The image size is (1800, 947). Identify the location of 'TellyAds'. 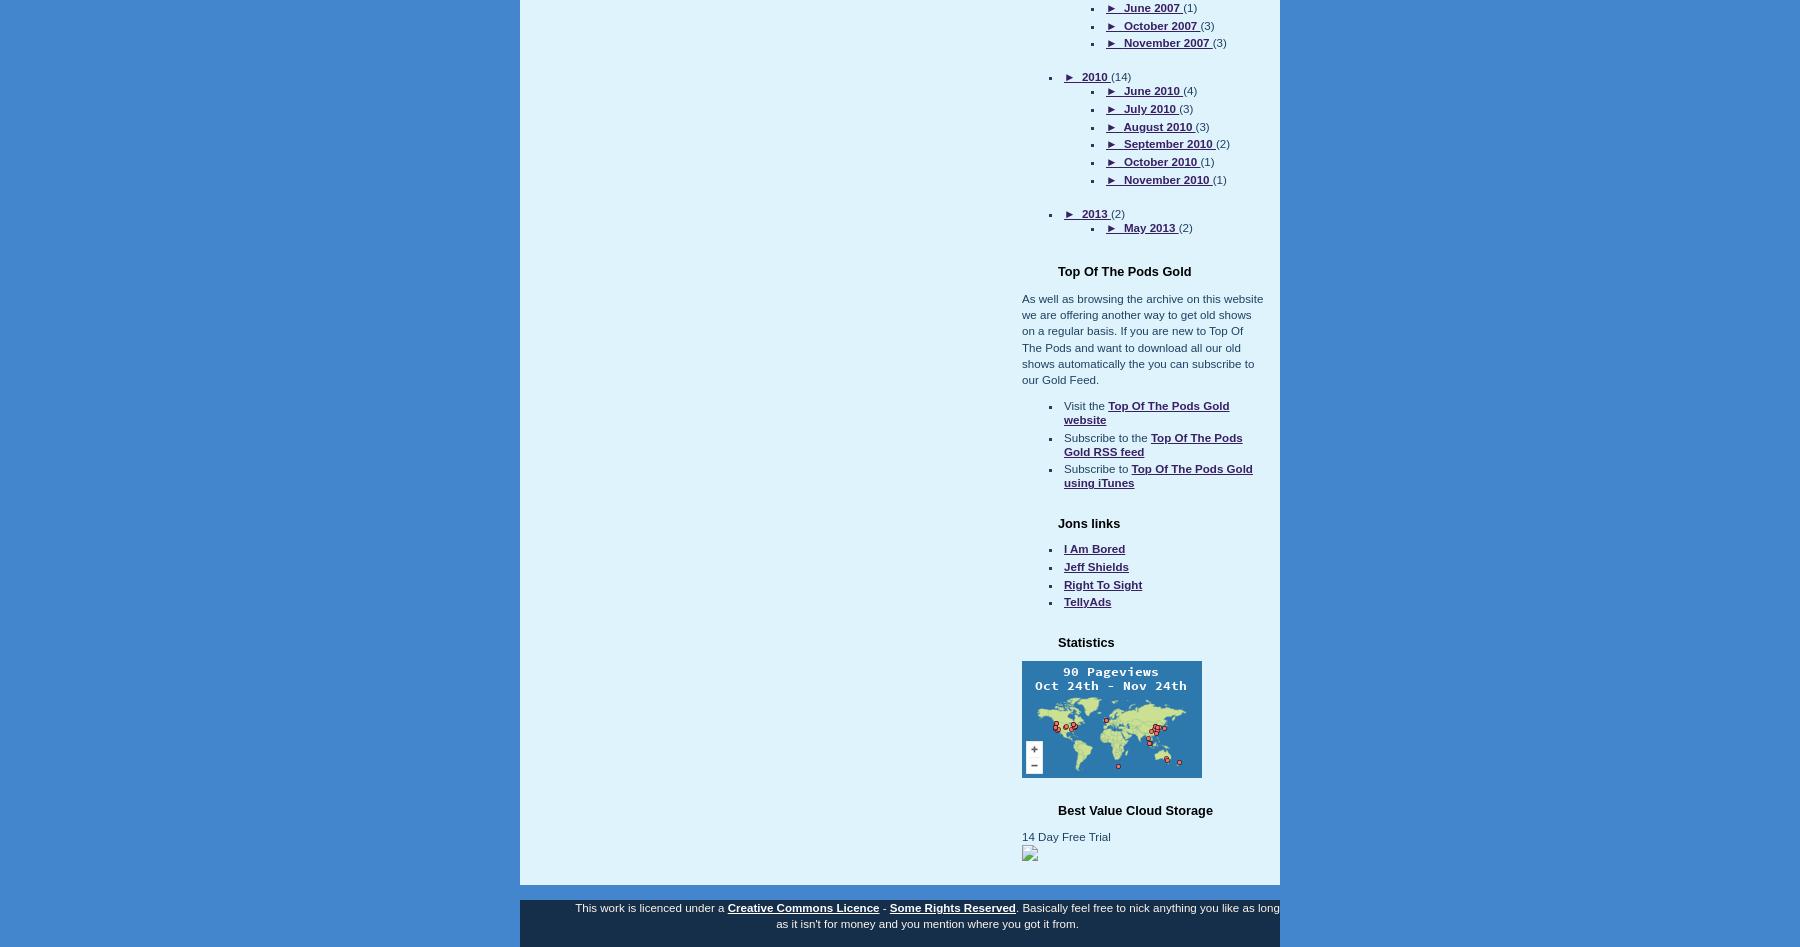
(1087, 602).